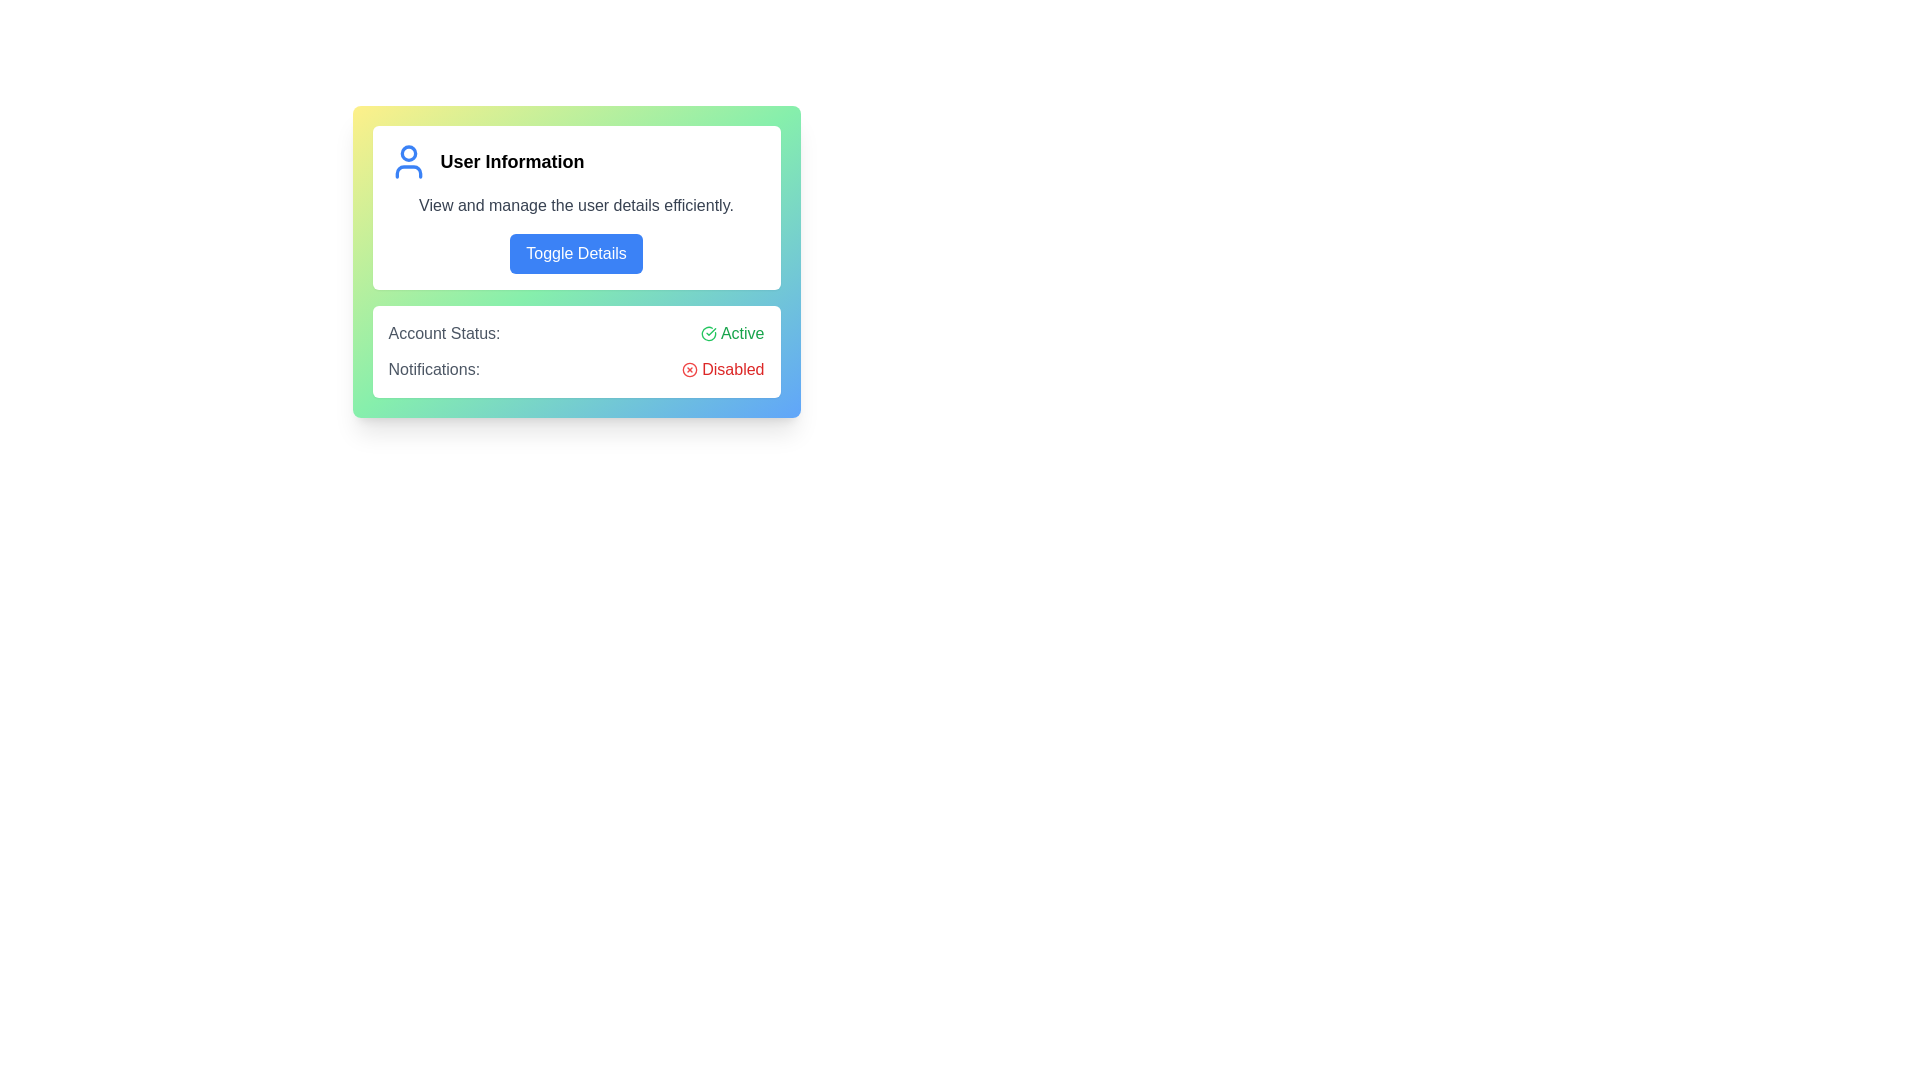 The height and width of the screenshot is (1080, 1920). I want to click on the text label displaying 'Notifications:' in gray color, located to the left of the notification status controls, so click(433, 370).